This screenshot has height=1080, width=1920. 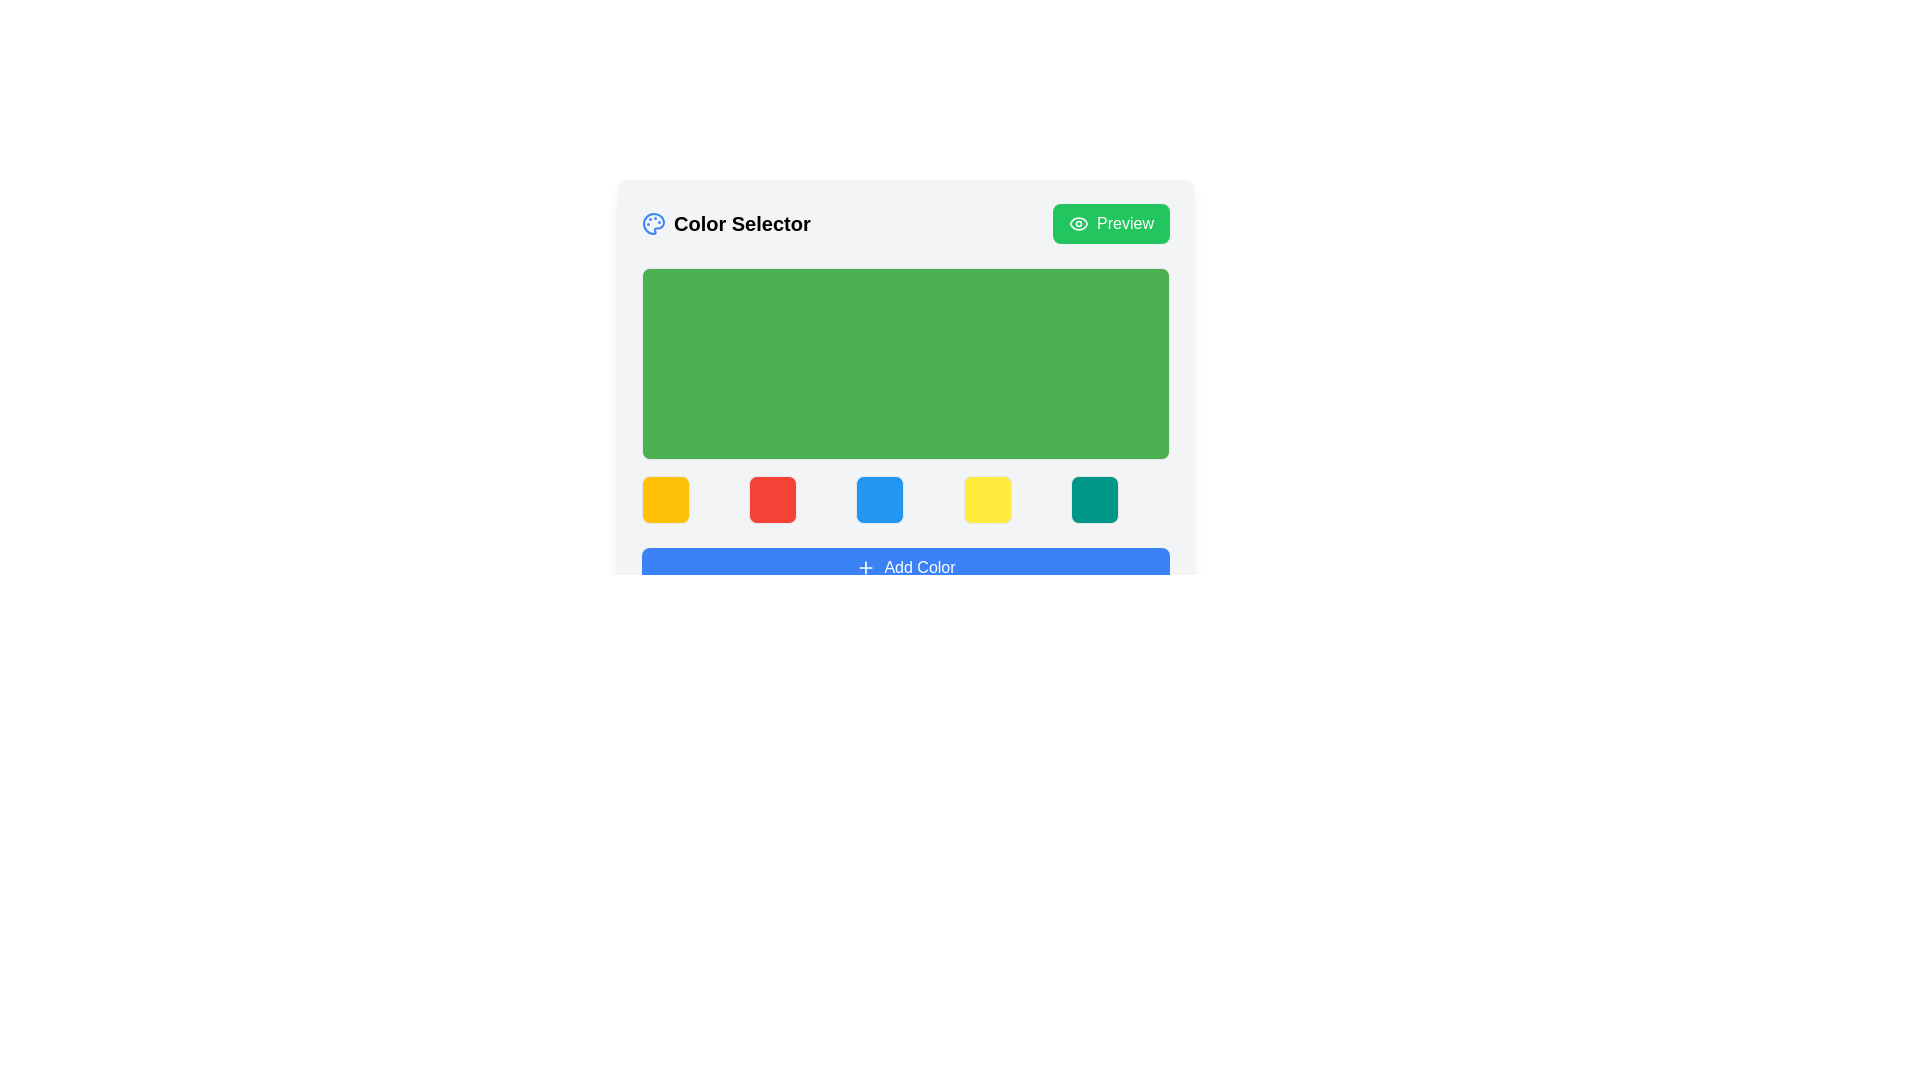 What do you see at coordinates (1078, 223) in the screenshot?
I see `the visual effect of the eye icon located inside the green 'Preview' button, positioned to the left of the button's text` at bounding box center [1078, 223].